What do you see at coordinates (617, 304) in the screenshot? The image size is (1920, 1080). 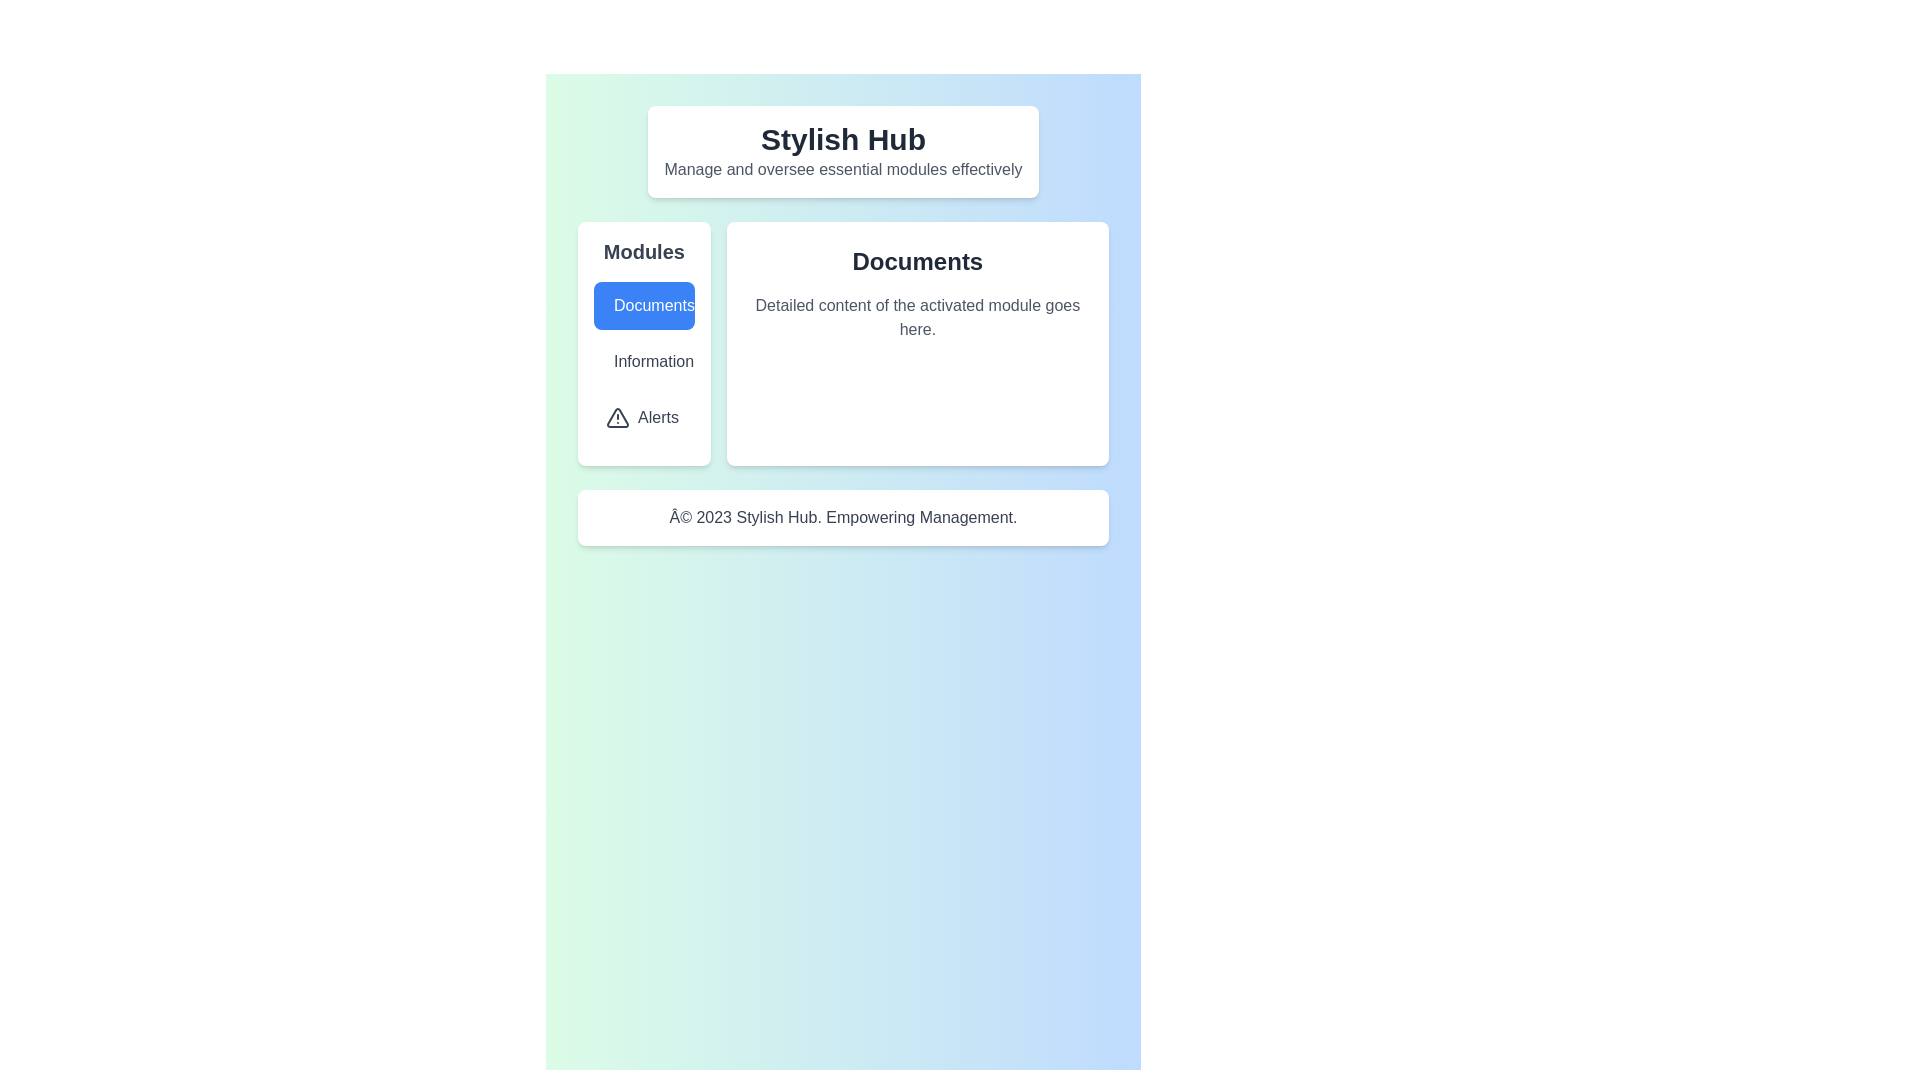 I see `the folder icon vector graphic located in the 'Modules' section next to the 'Documents' label` at bounding box center [617, 304].